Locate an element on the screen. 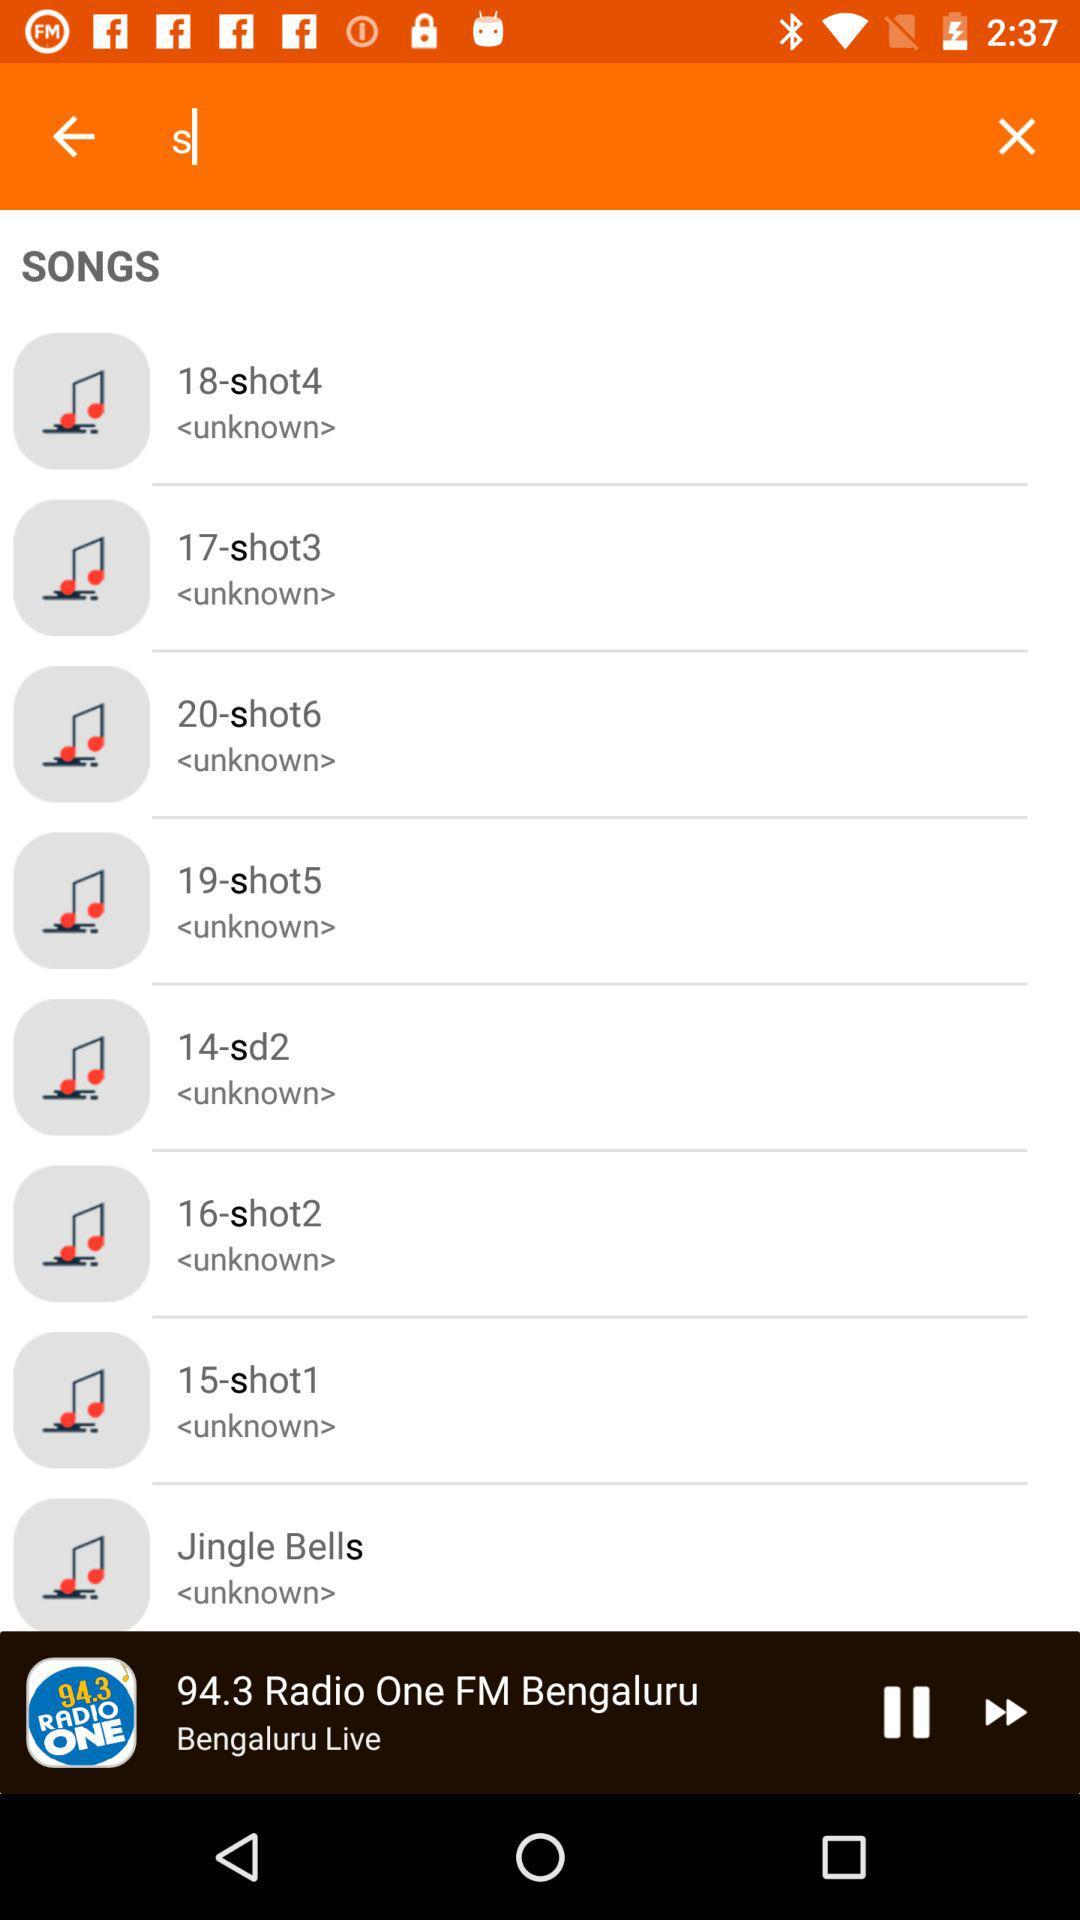 This screenshot has height=1920, width=1080. the item above the songs item is located at coordinates (72, 135).